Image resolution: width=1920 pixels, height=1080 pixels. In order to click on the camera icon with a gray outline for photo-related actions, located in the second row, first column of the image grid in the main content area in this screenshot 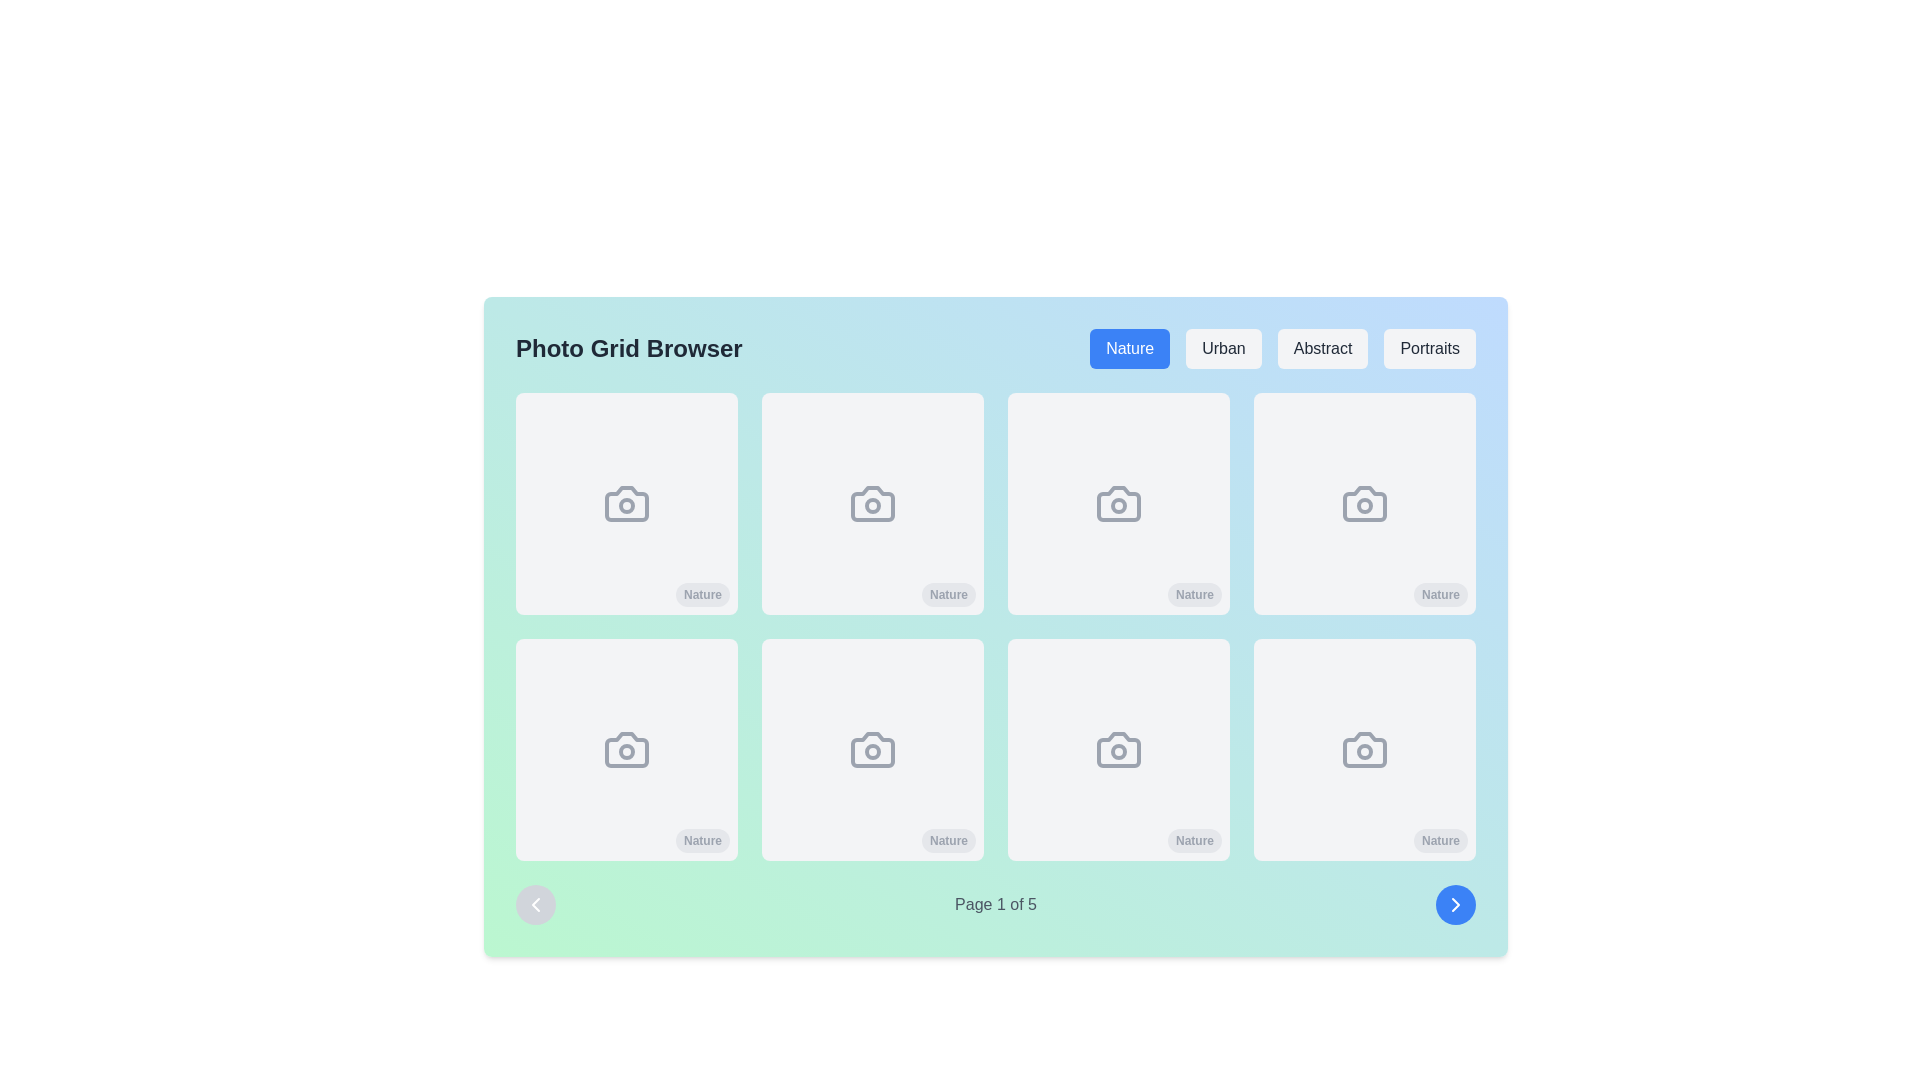, I will do `click(626, 749)`.